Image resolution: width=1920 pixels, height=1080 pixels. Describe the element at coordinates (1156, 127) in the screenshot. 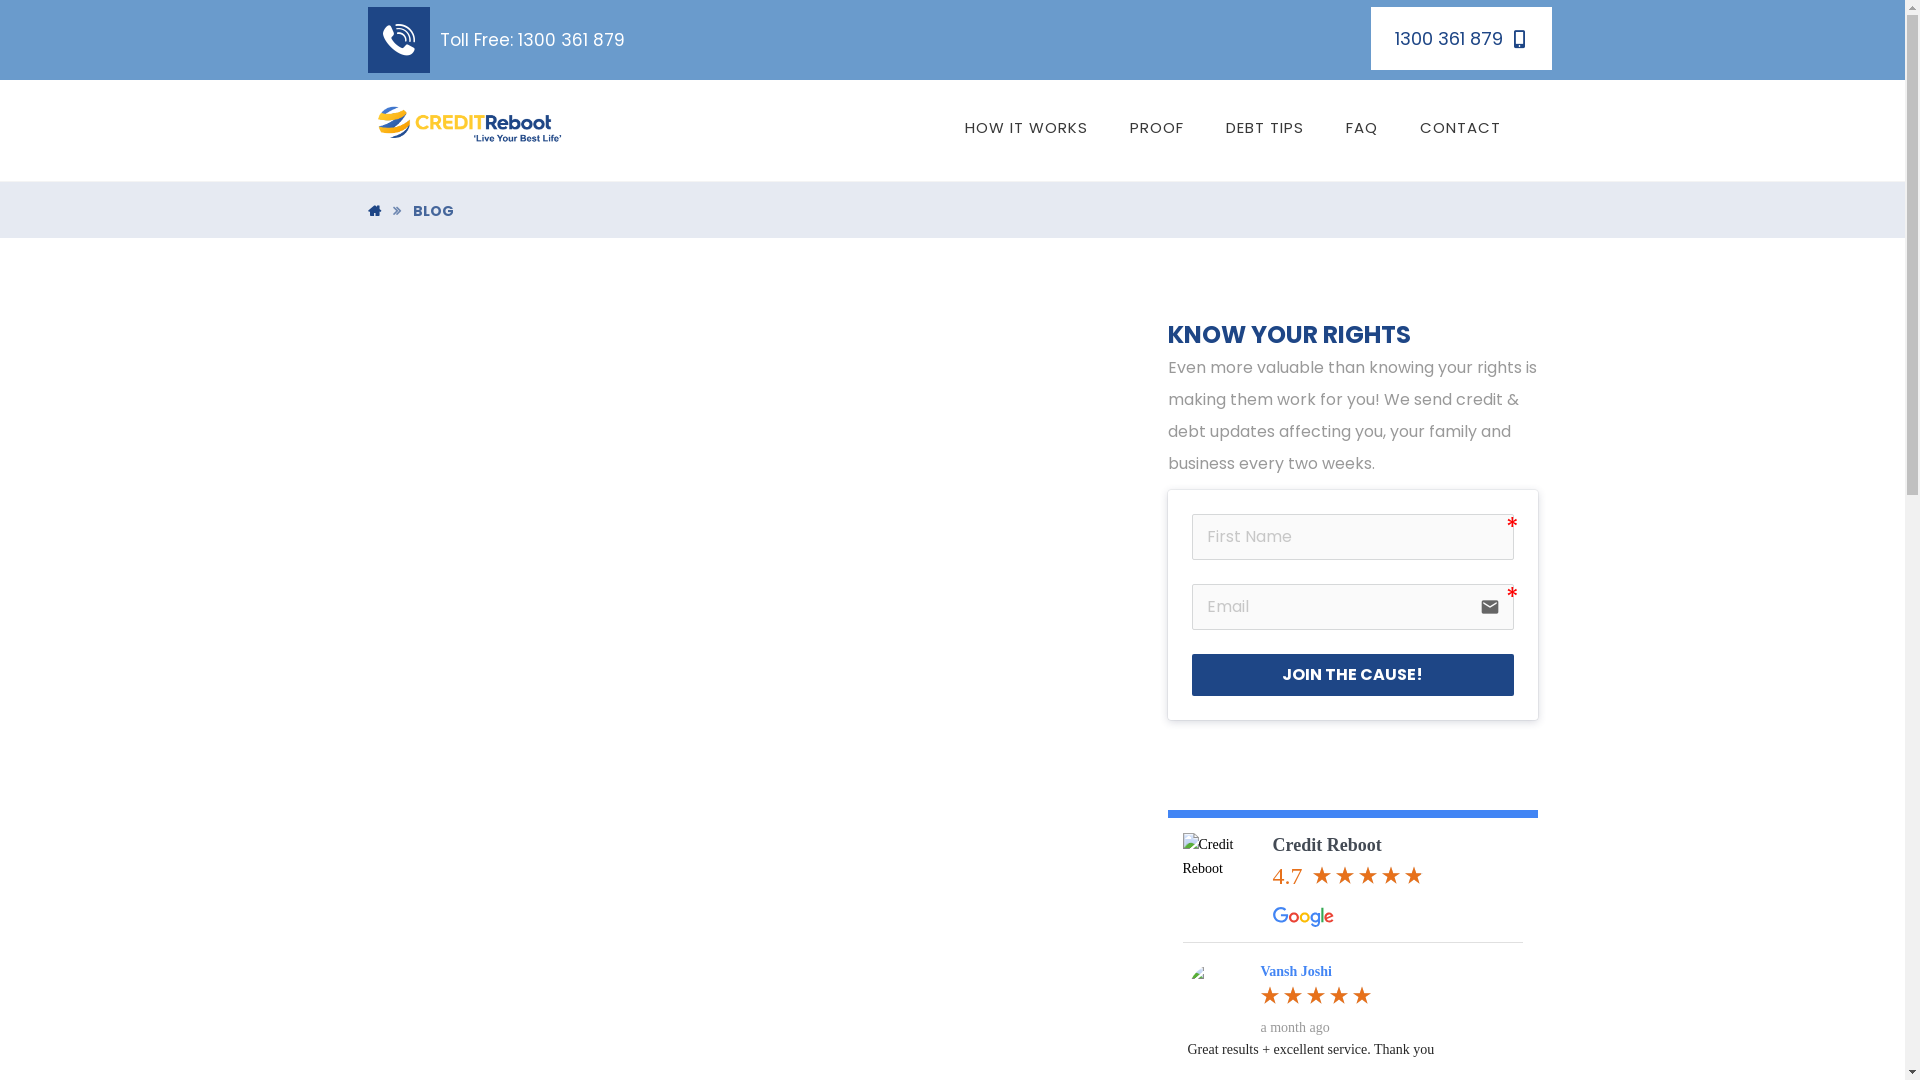

I see `'PROOF'` at that location.